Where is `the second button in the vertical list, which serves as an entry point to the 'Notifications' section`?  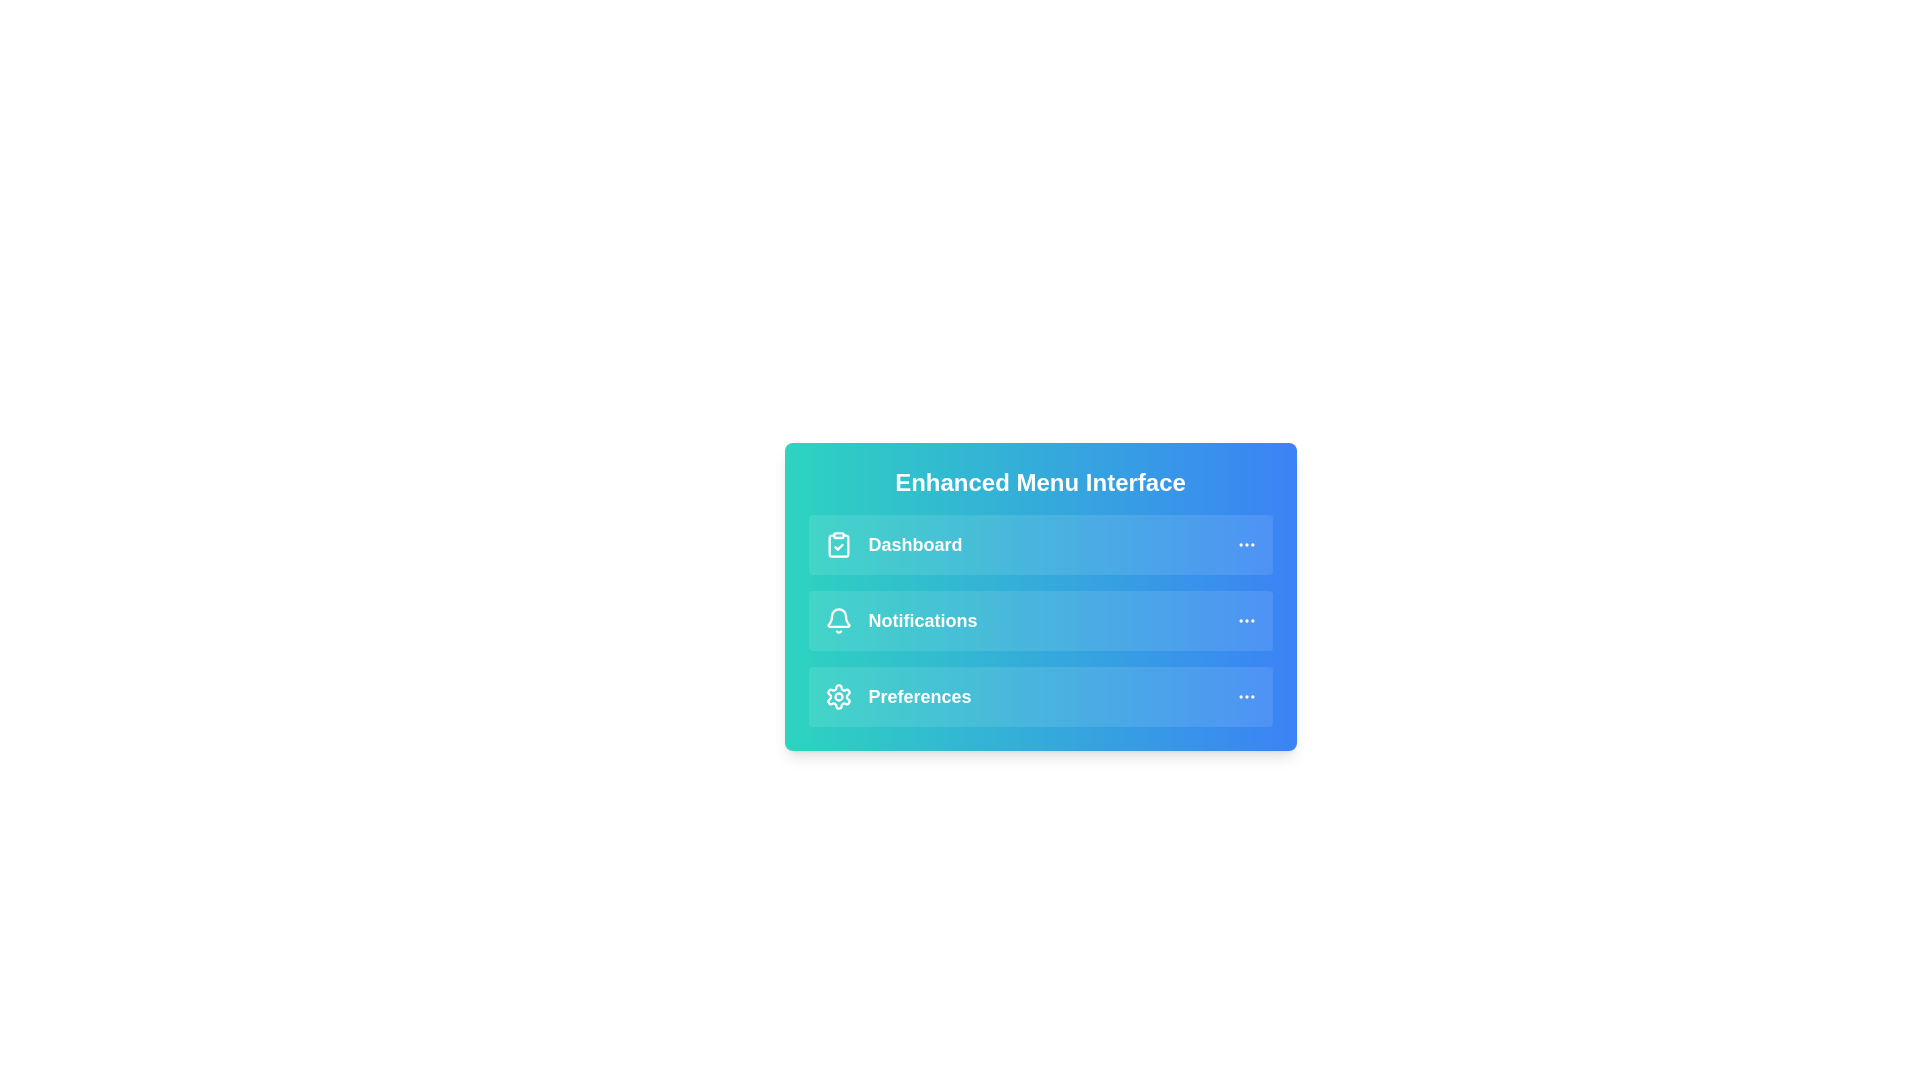 the second button in the vertical list, which serves as an entry point to the 'Notifications' section is located at coordinates (1040, 620).